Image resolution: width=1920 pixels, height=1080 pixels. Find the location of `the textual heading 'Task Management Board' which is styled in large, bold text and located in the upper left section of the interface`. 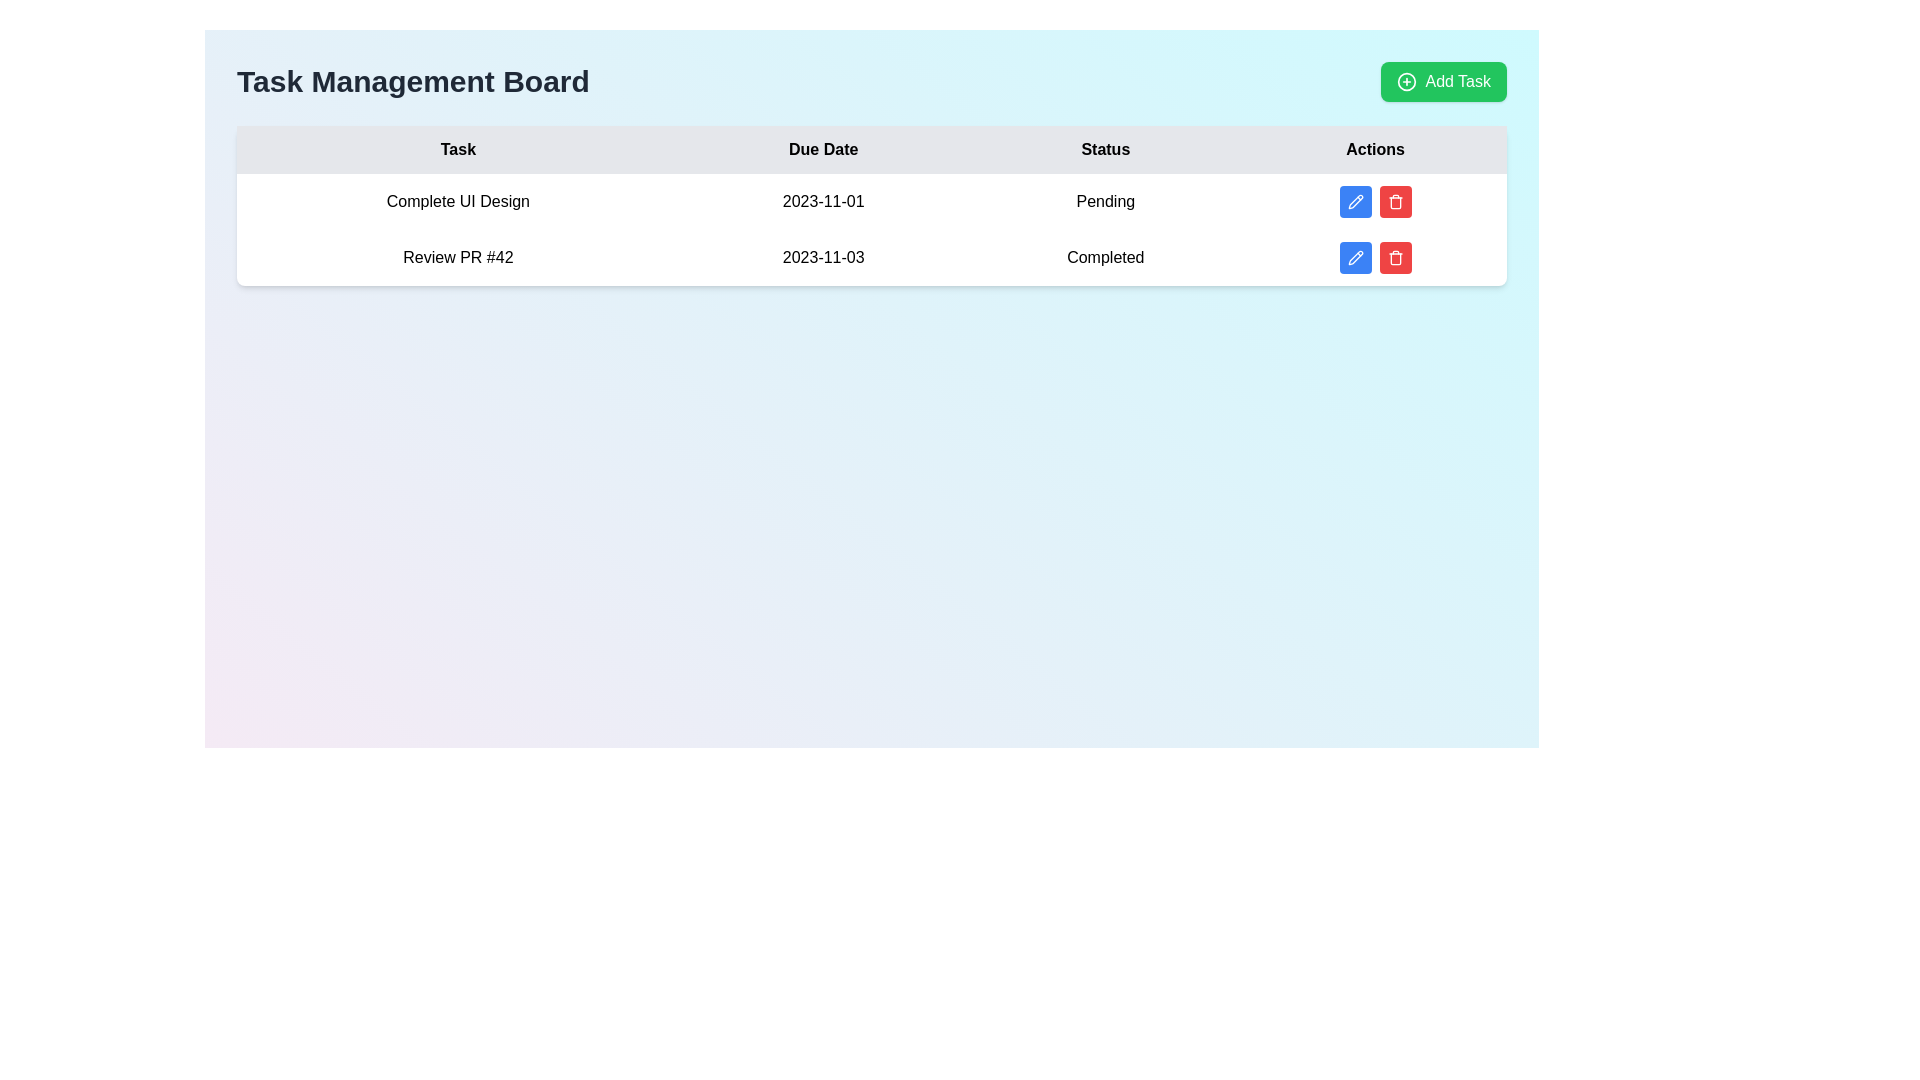

the textual heading 'Task Management Board' which is styled in large, bold text and located in the upper left section of the interface is located at coordinates (412, 80).